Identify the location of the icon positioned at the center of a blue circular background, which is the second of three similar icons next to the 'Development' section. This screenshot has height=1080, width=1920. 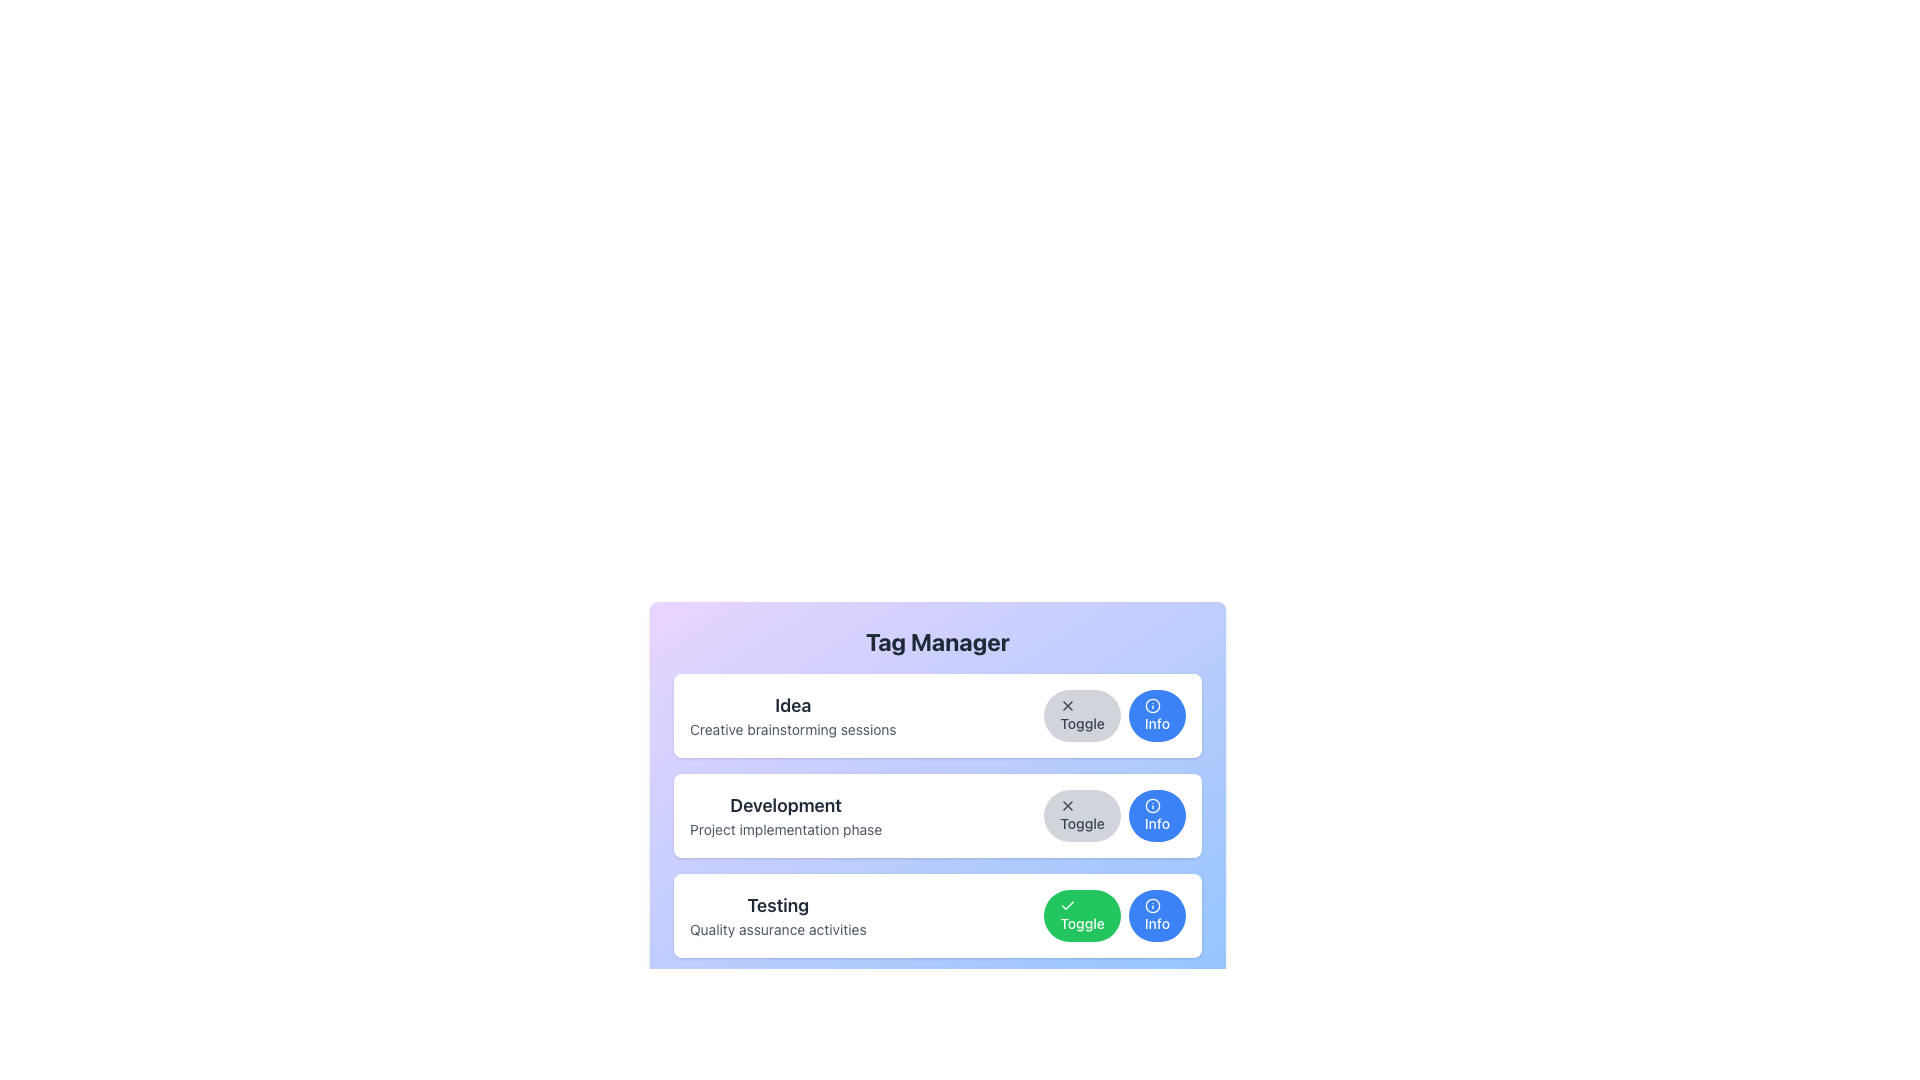
(1152, 805).